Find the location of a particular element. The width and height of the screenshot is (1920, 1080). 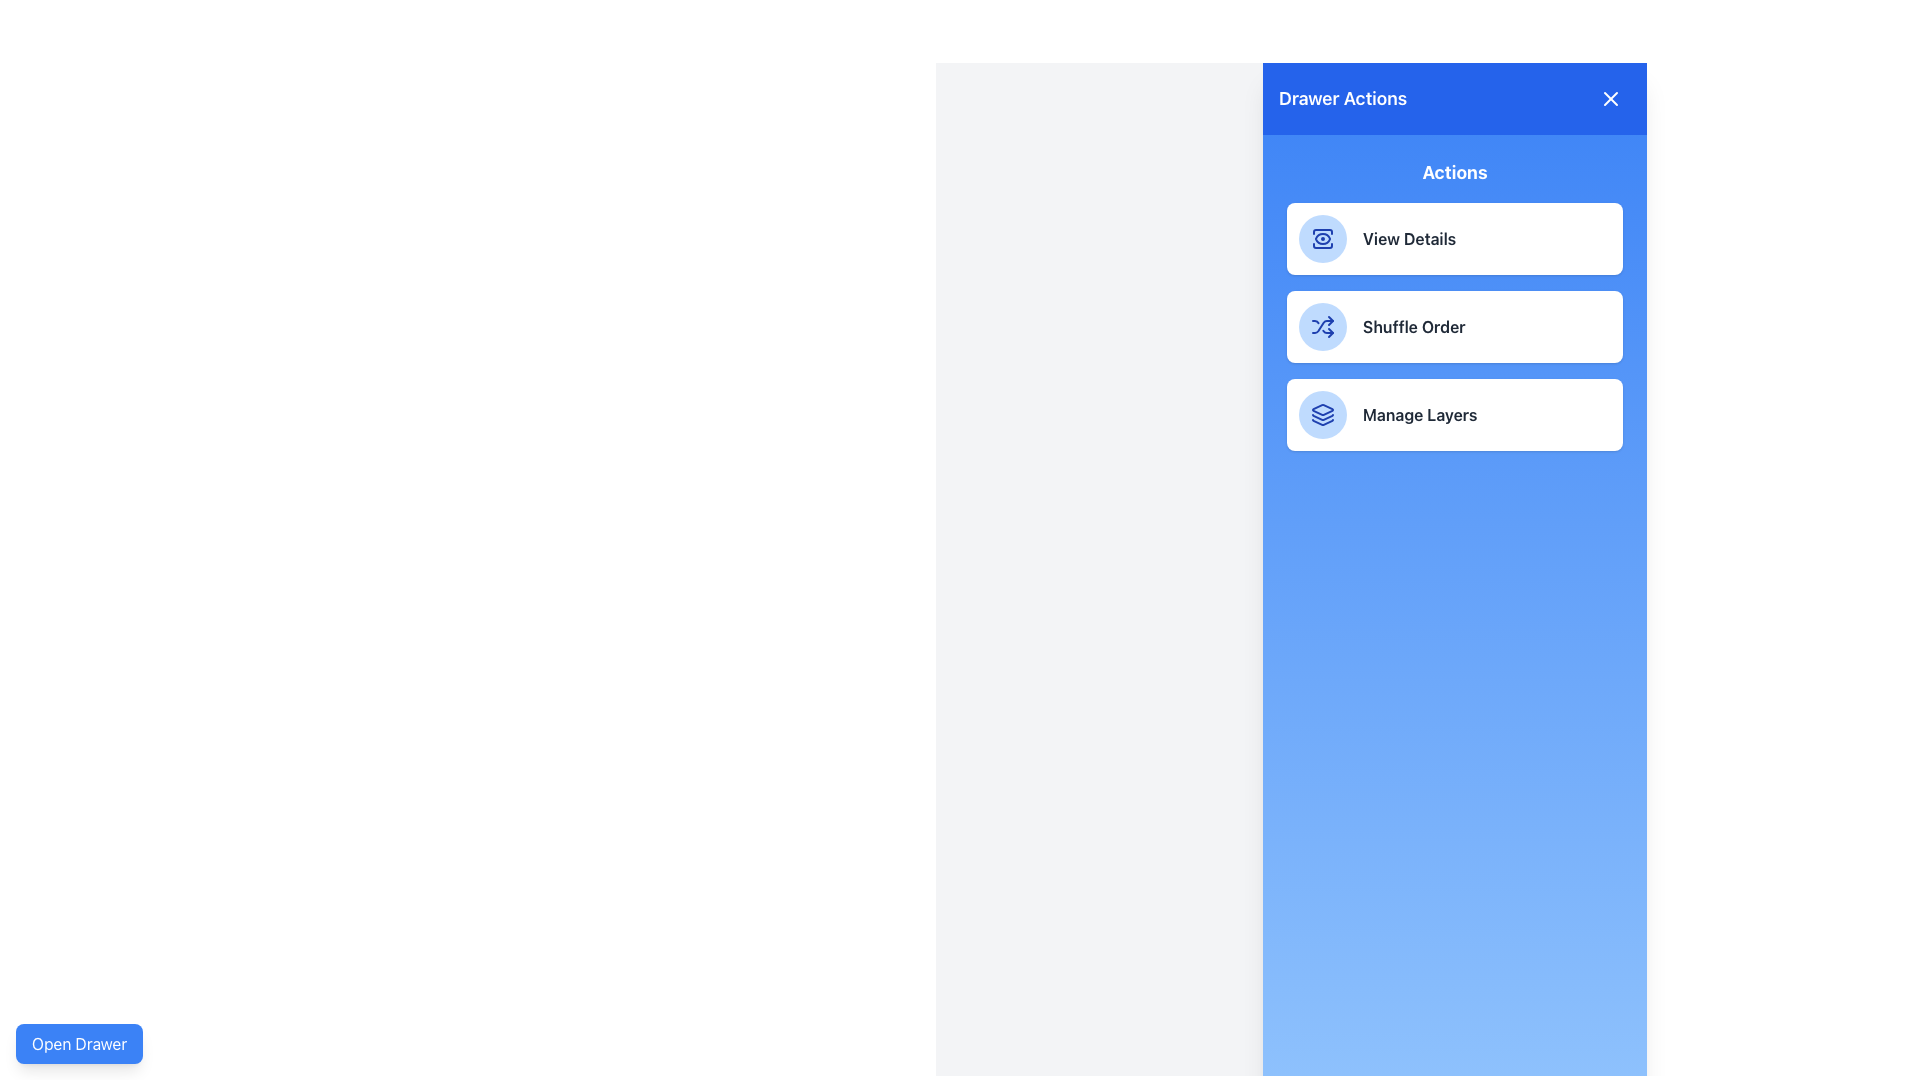

the 'View Details' button icon, which is part of the first button in a vertical stack of three interactive cards labeled 'View Details' is located at coordinates (1323, 238).